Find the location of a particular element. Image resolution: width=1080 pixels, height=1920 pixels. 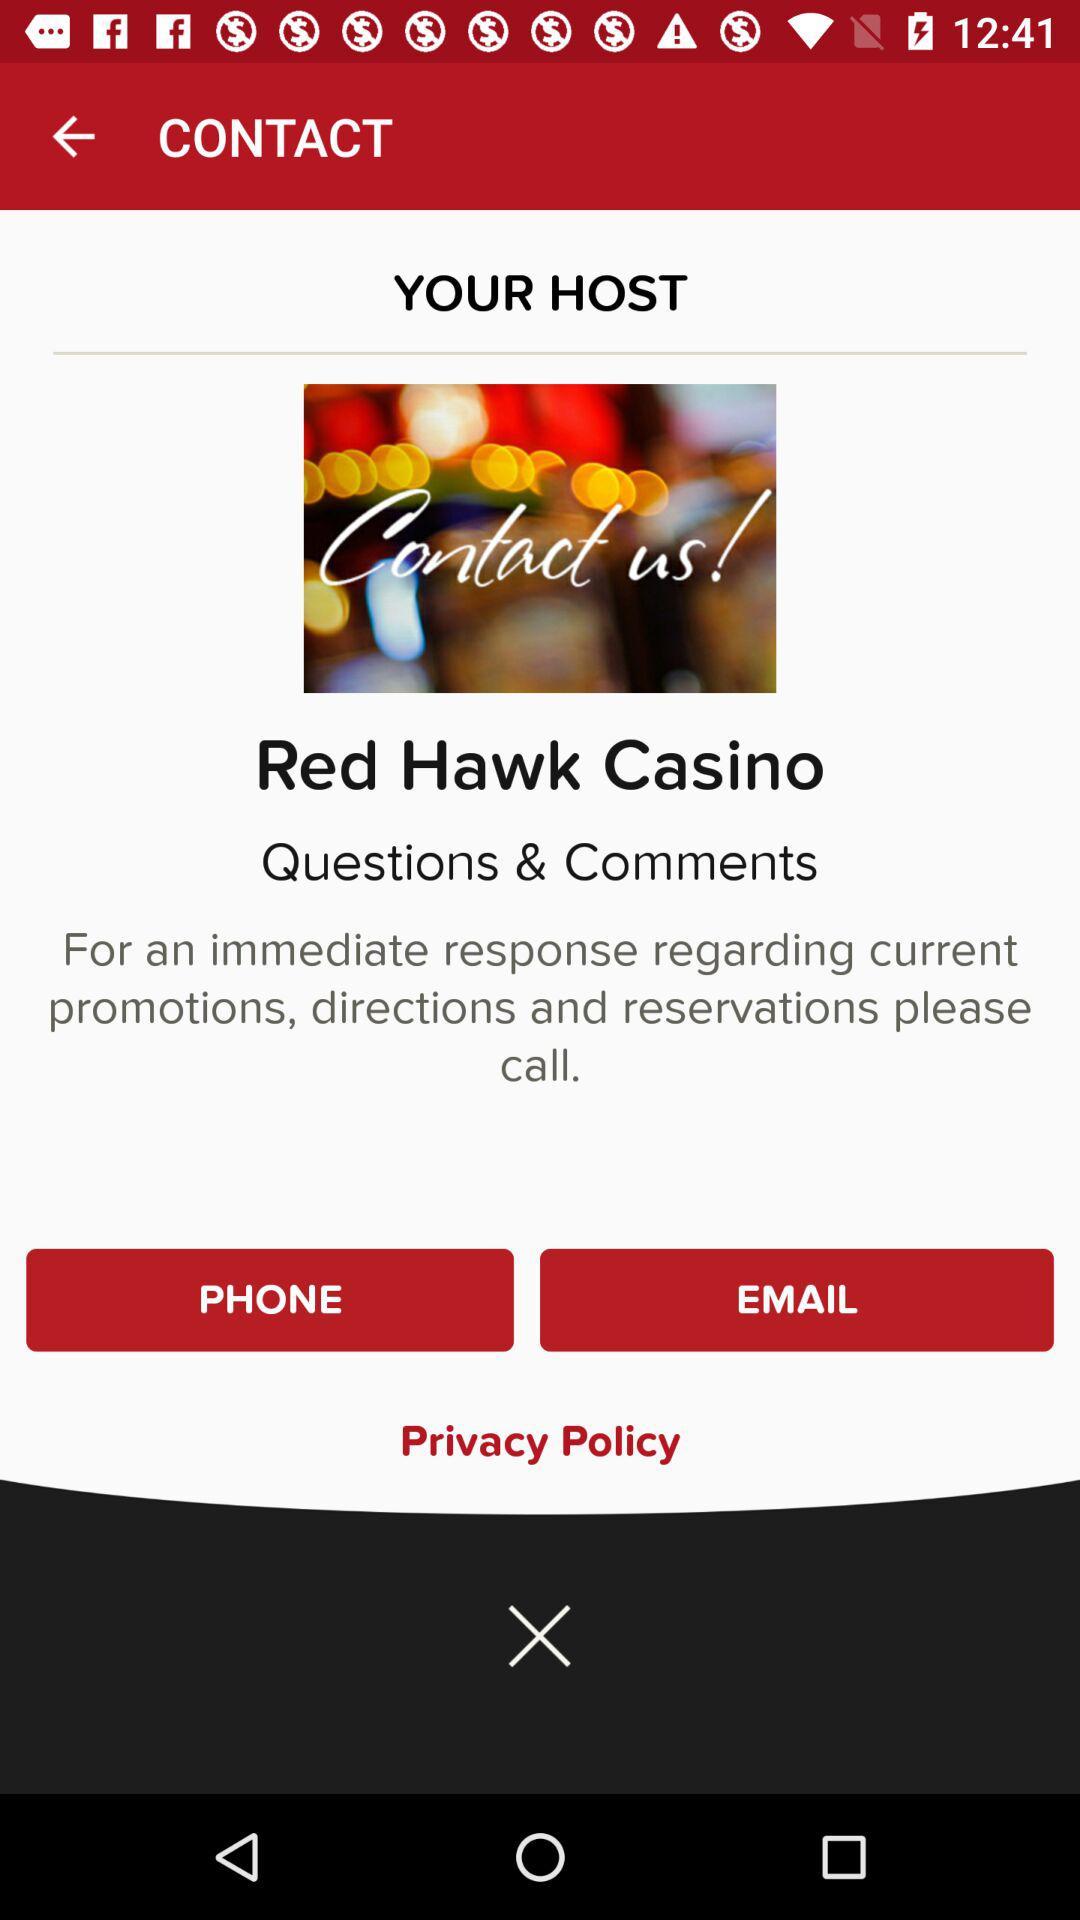

icon to the left of the contact app is located at coordinates (72, 135).